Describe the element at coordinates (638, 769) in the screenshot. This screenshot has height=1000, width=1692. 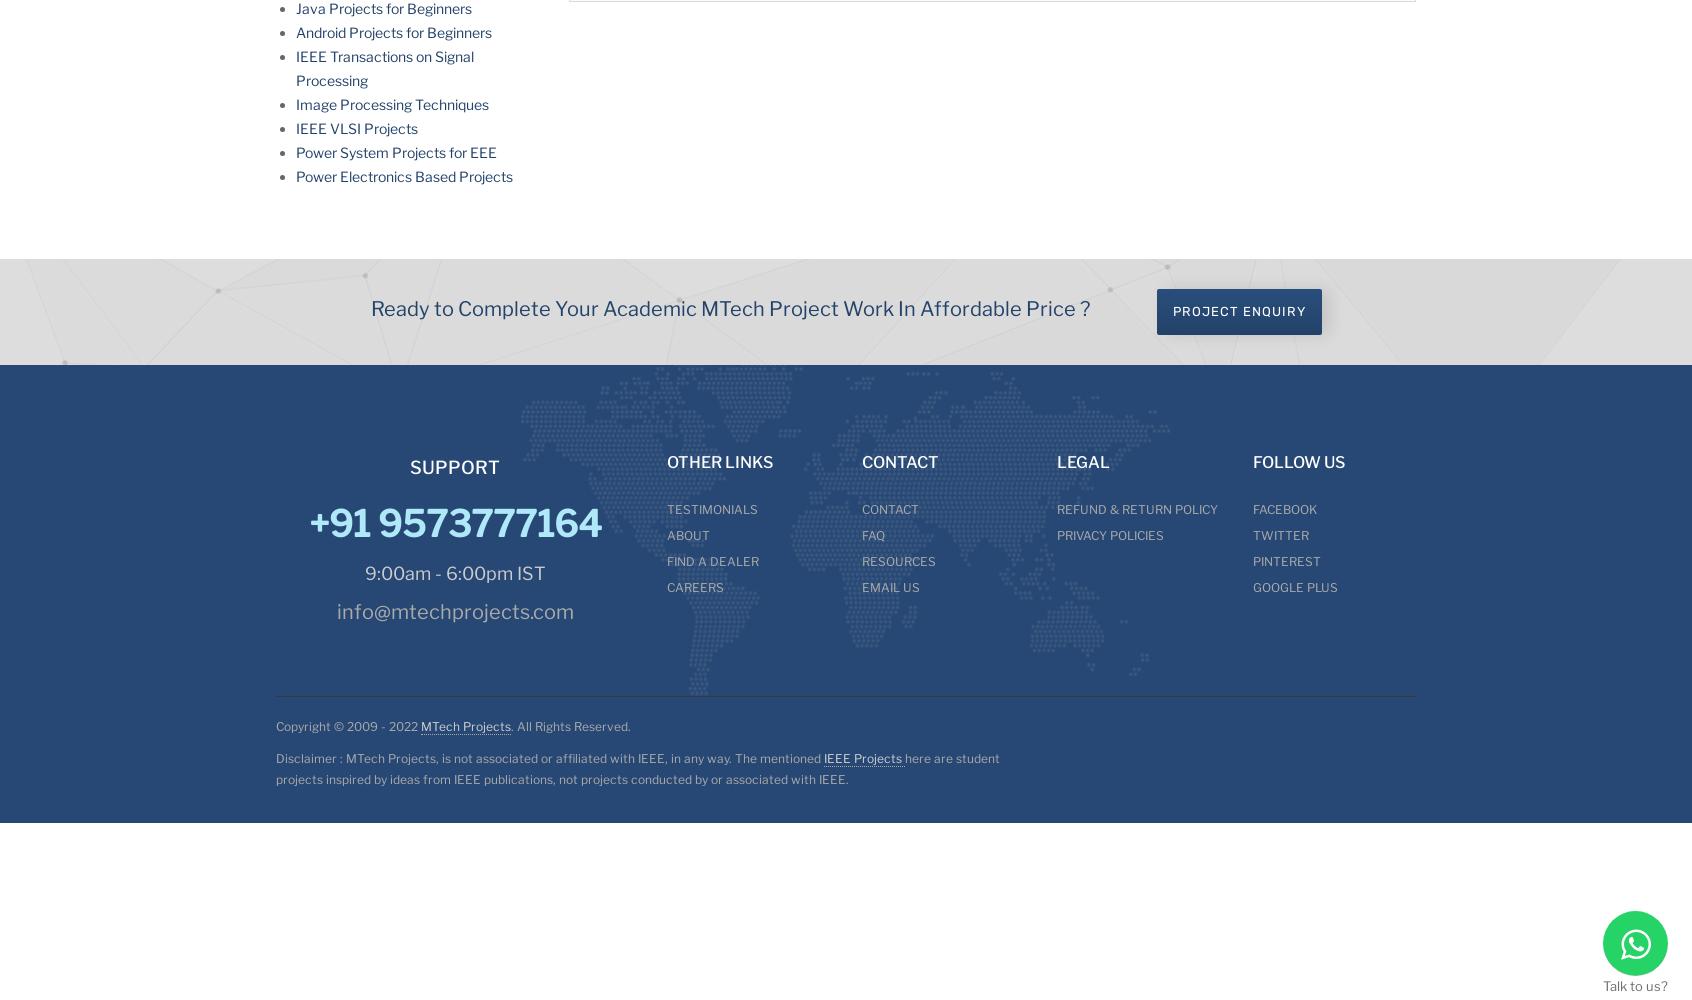
I see `'here are student projects inspired by ideas from IEEE publications, not projects conducted by or associated with IEEE.'` at that location.